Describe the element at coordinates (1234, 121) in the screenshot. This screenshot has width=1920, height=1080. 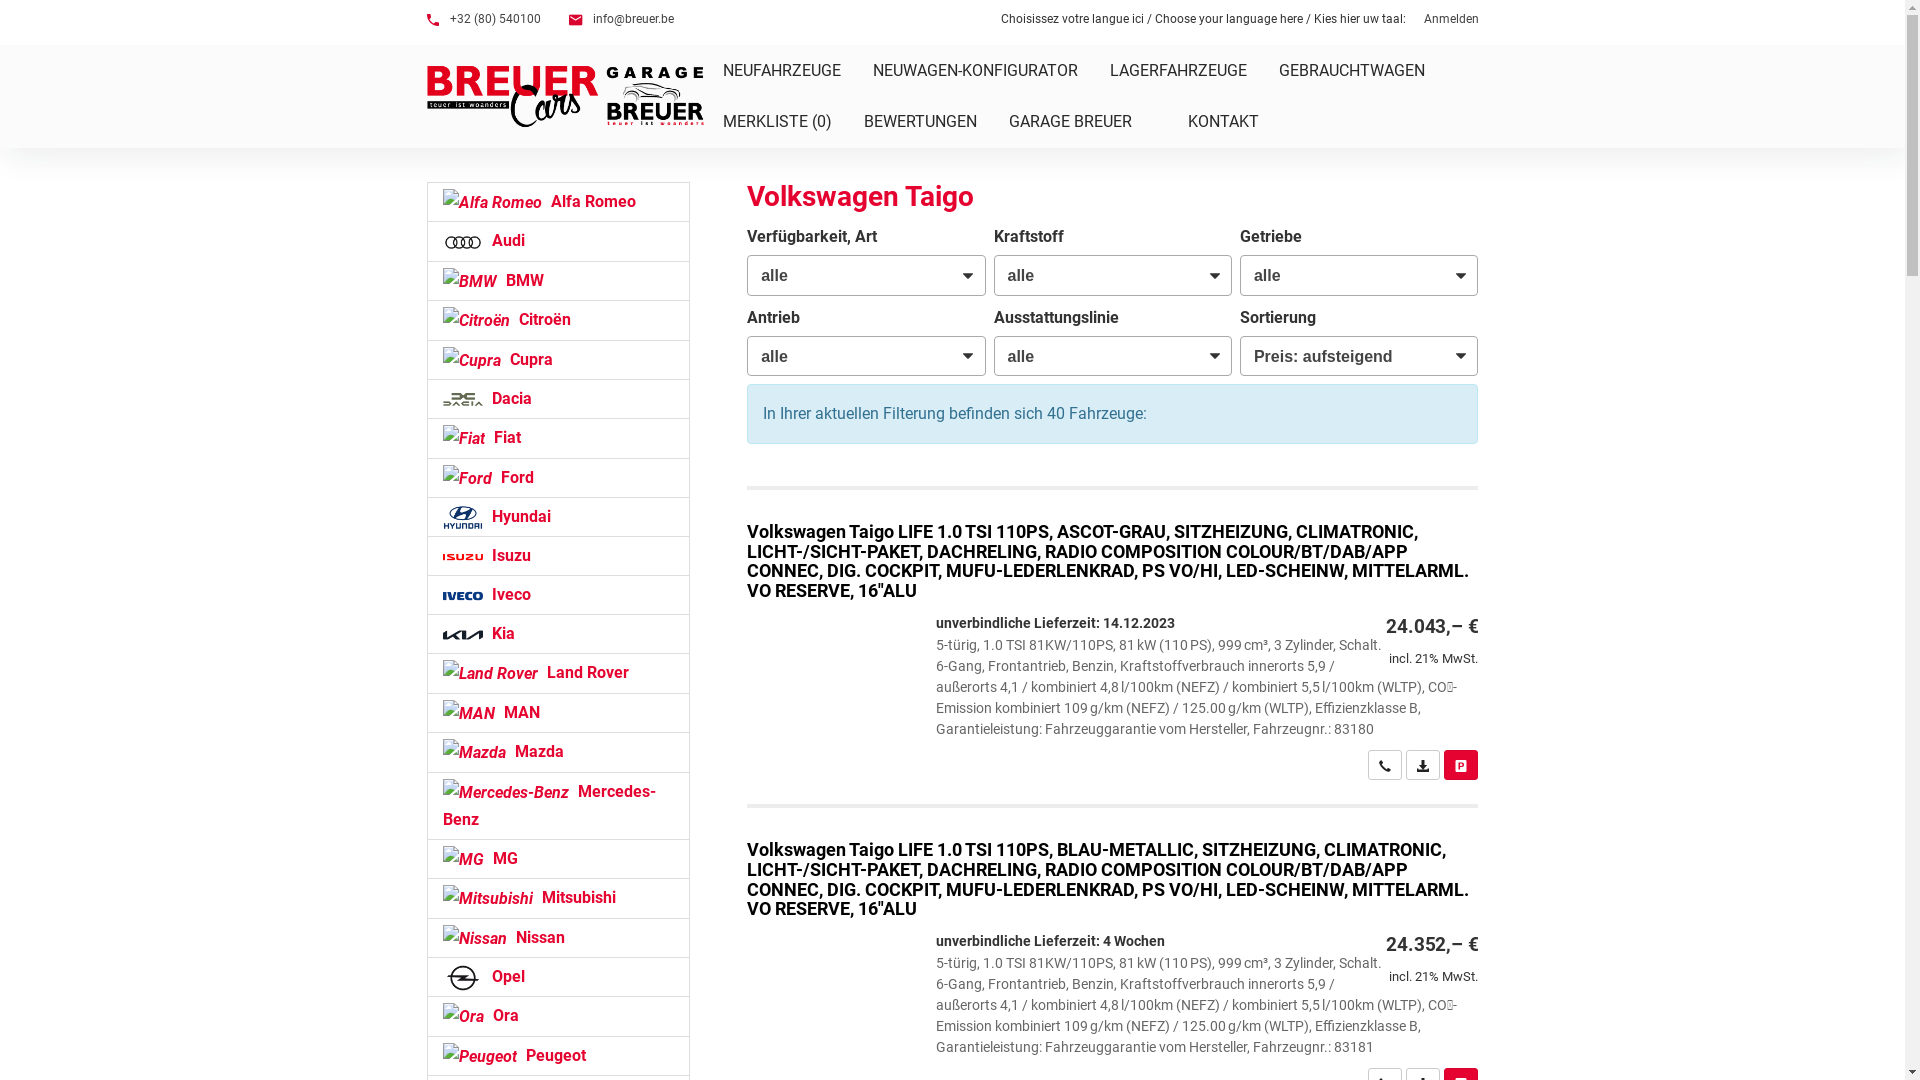
I see `'KONTAKT'` at that location.